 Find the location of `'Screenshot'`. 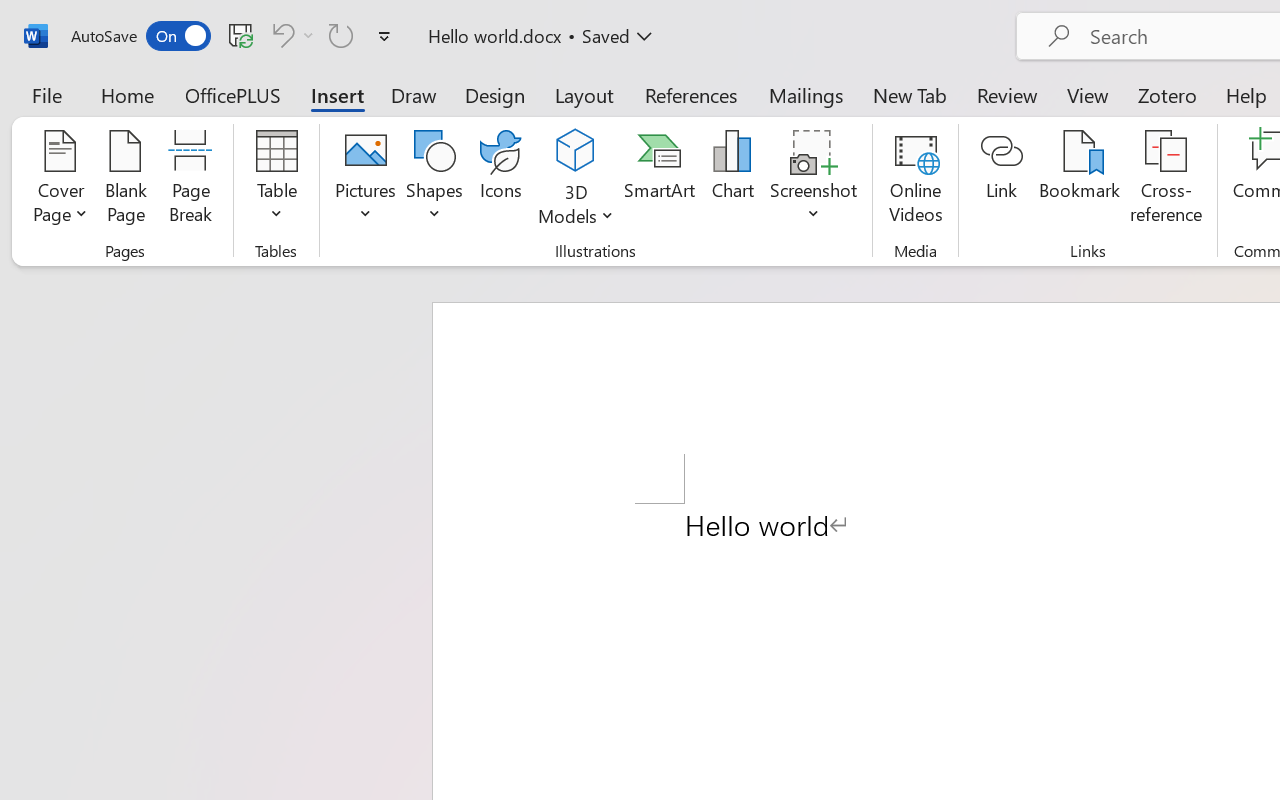

'Screenshot' is located at coordinates (814, 179).